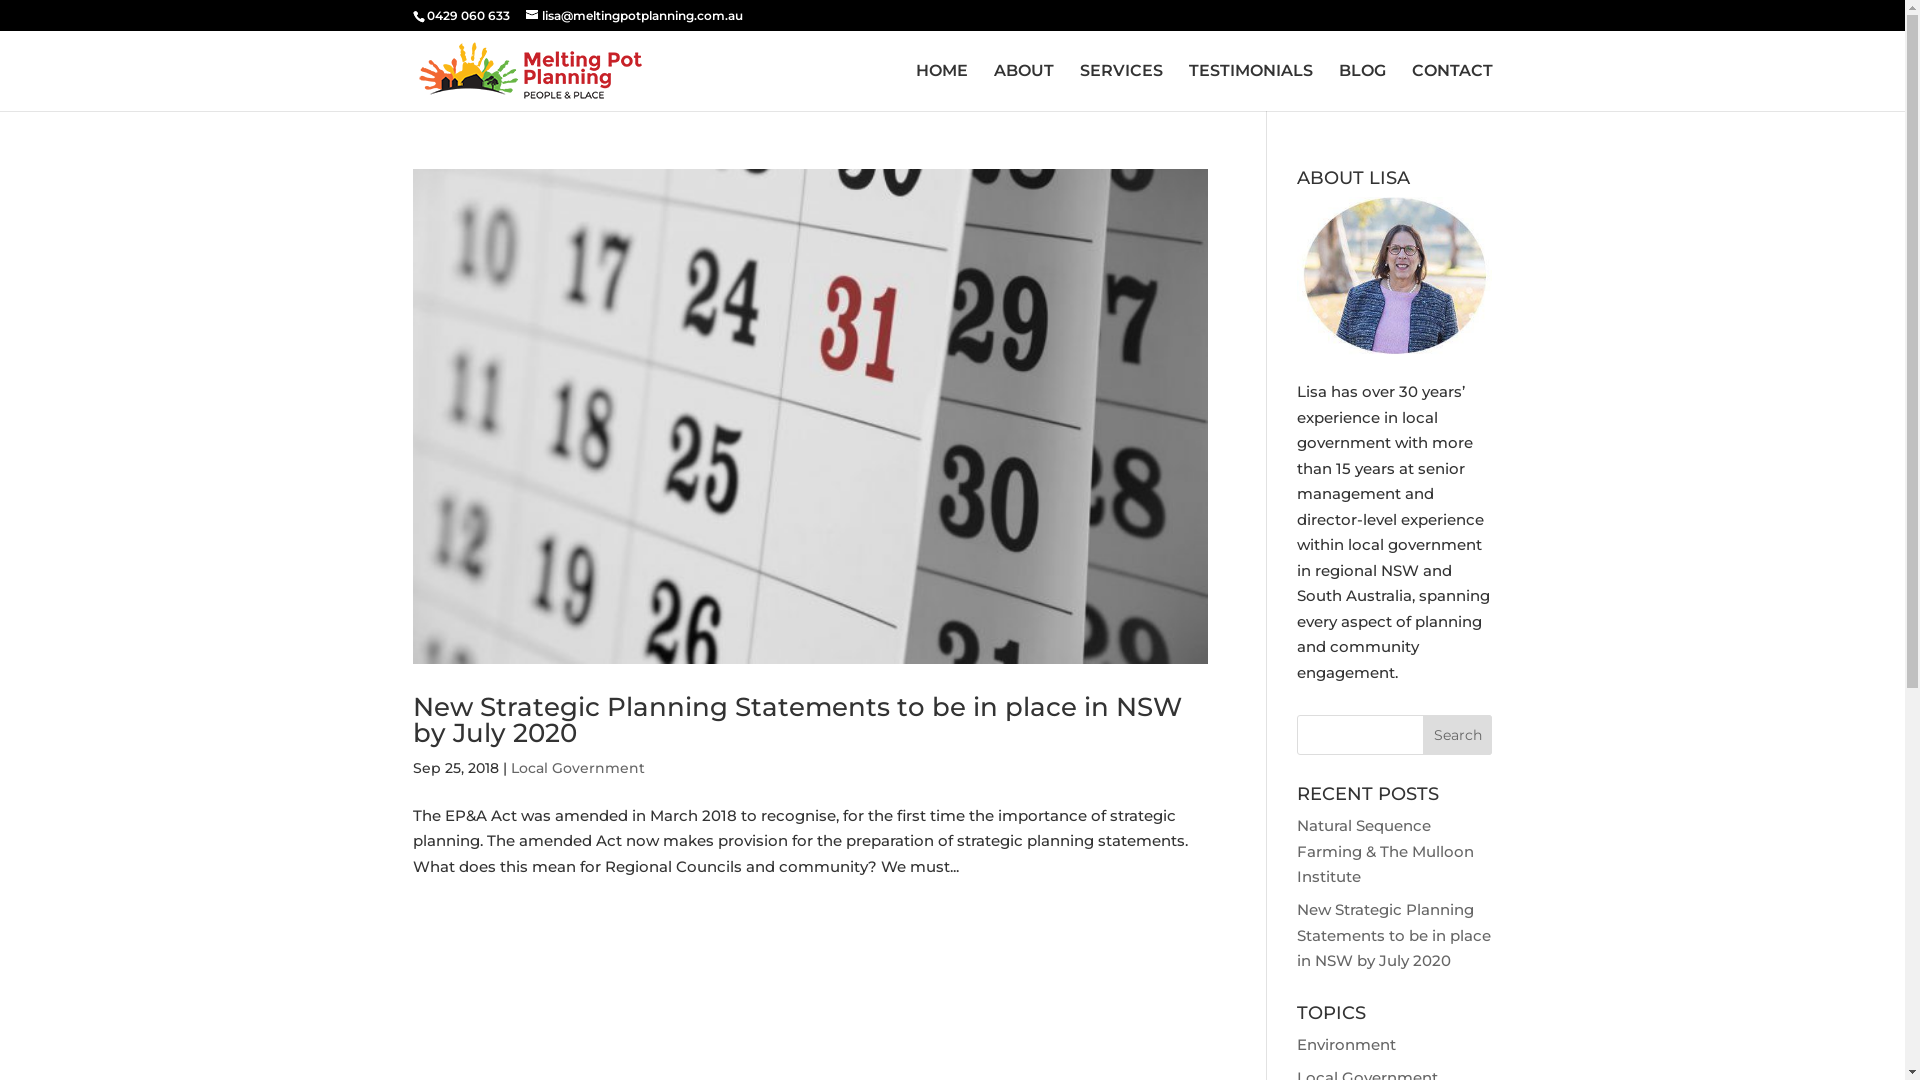  Describe the element at coordinates (1384, 851) in the screenshot. I see `'Natural Sequence Farming & The Mulloon Institute'` at that location.